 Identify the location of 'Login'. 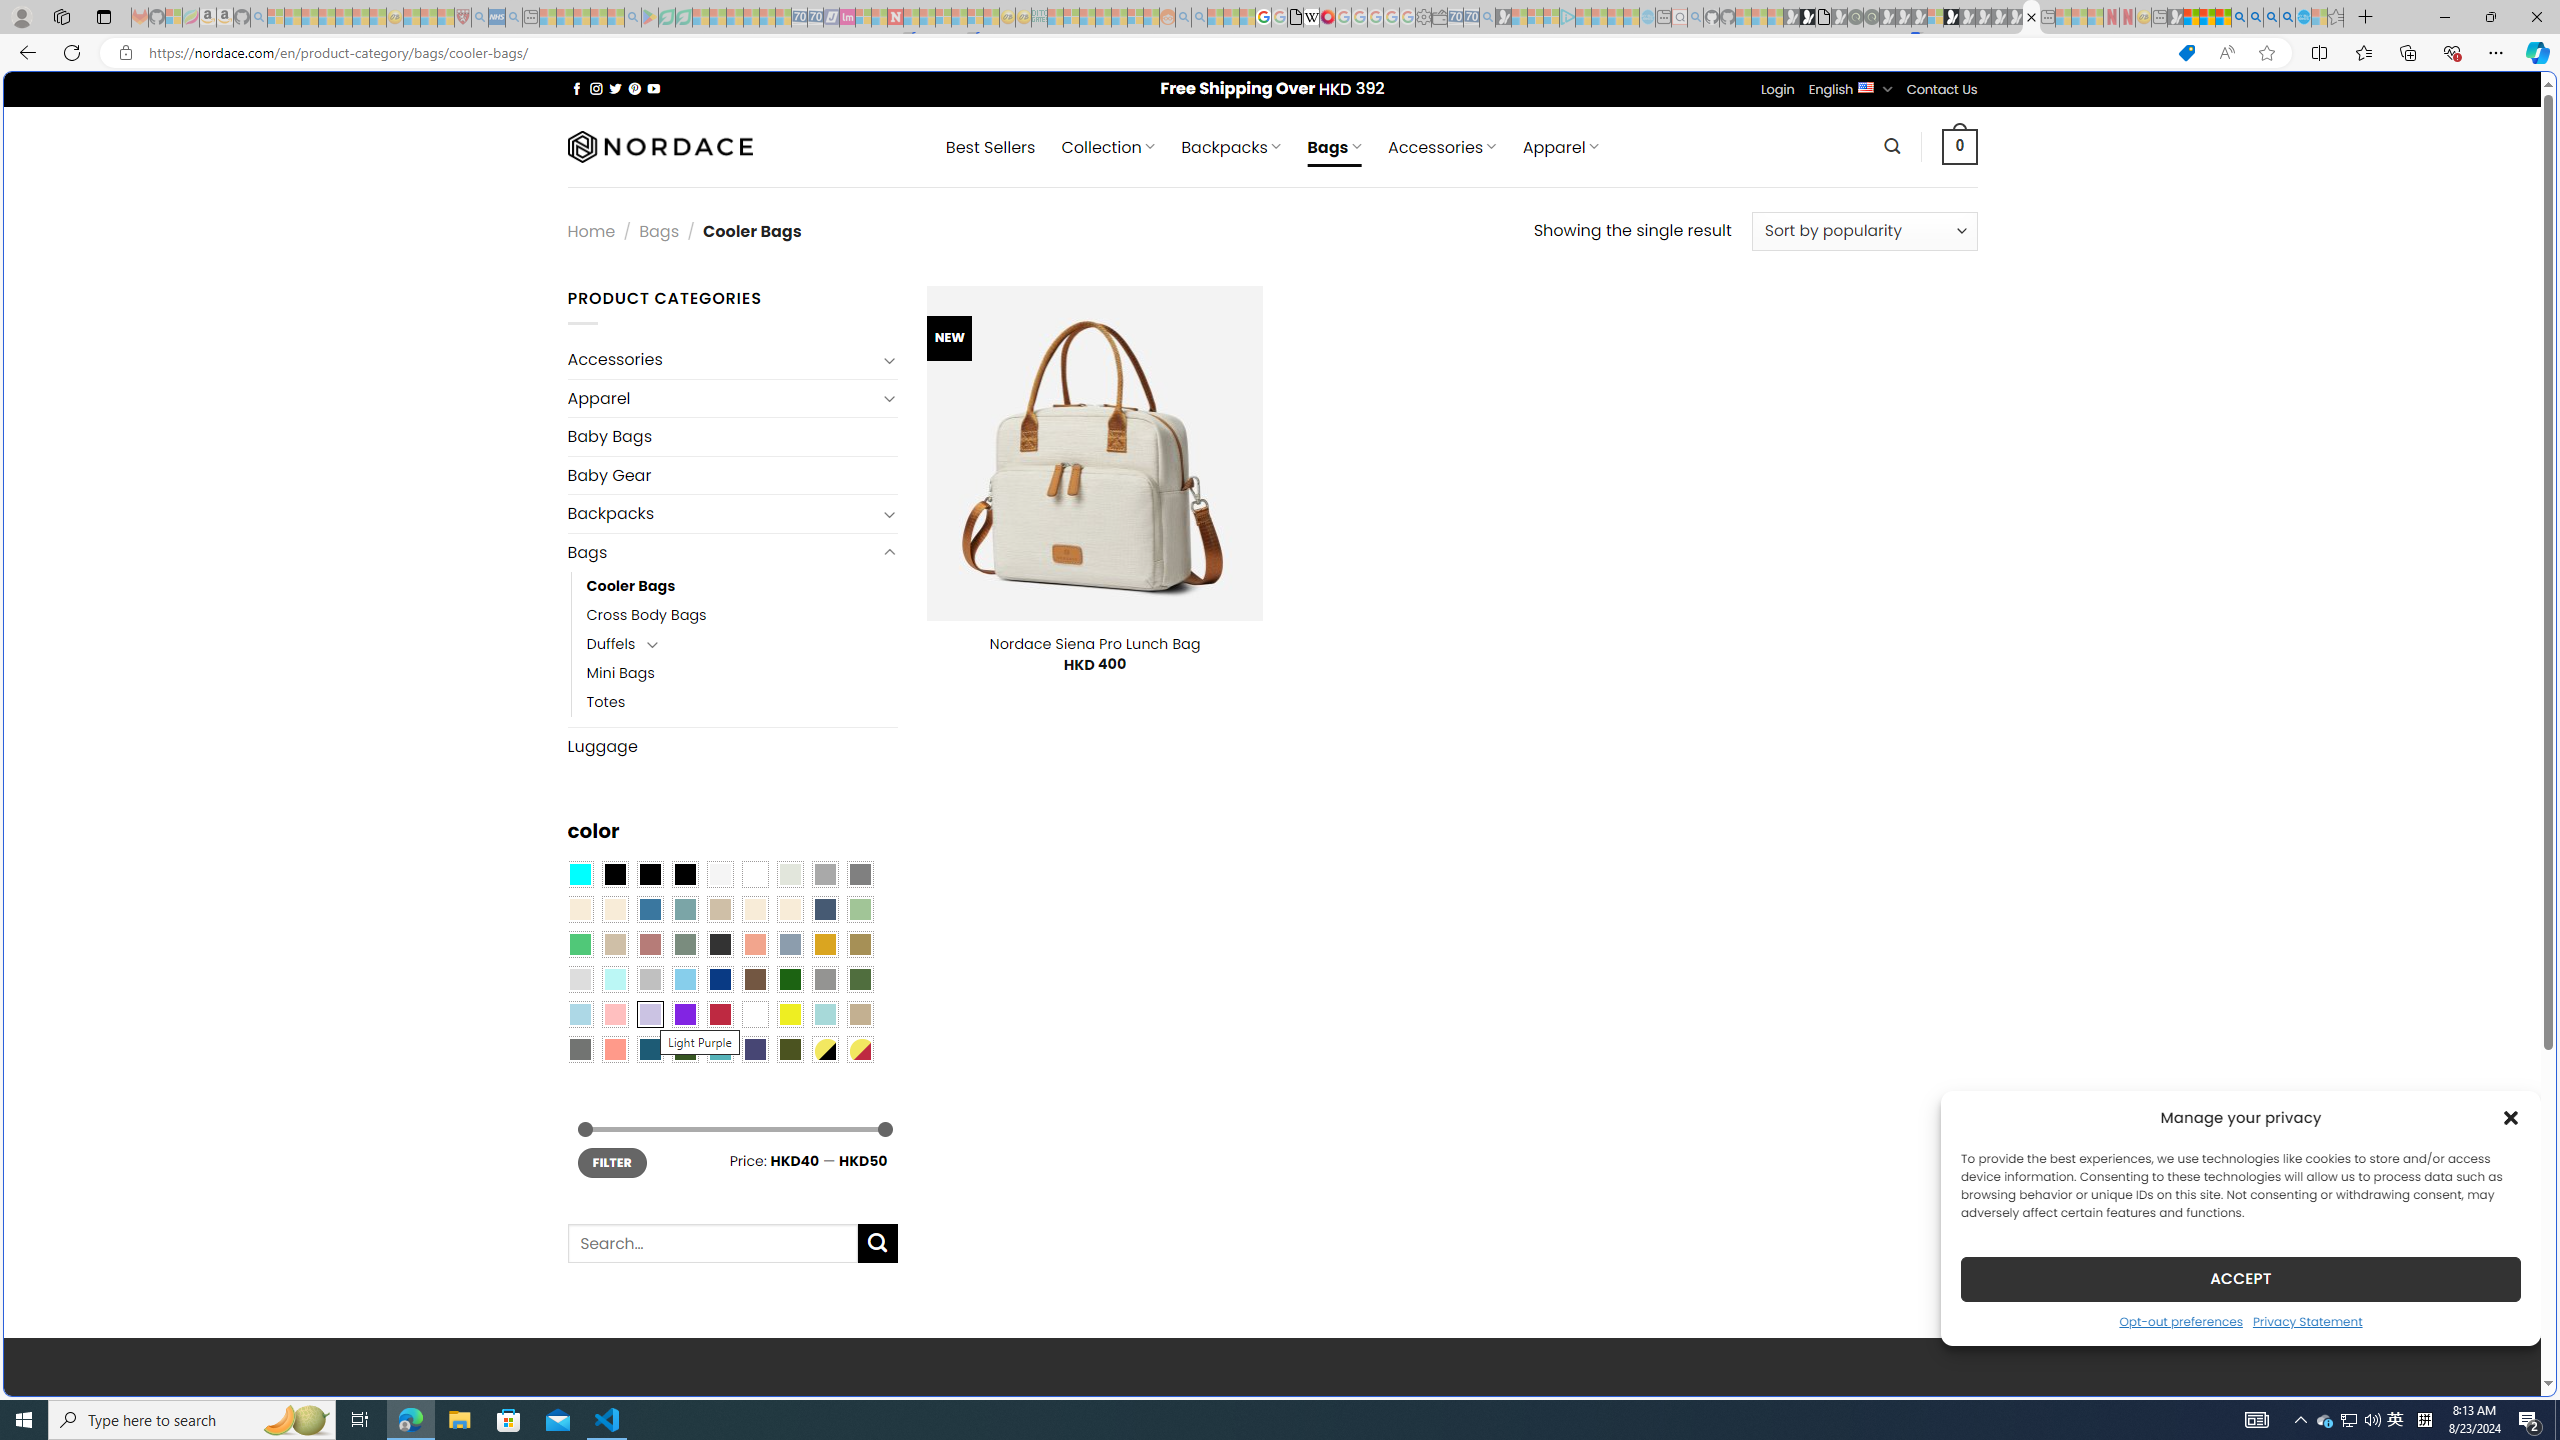
(1777, 88).